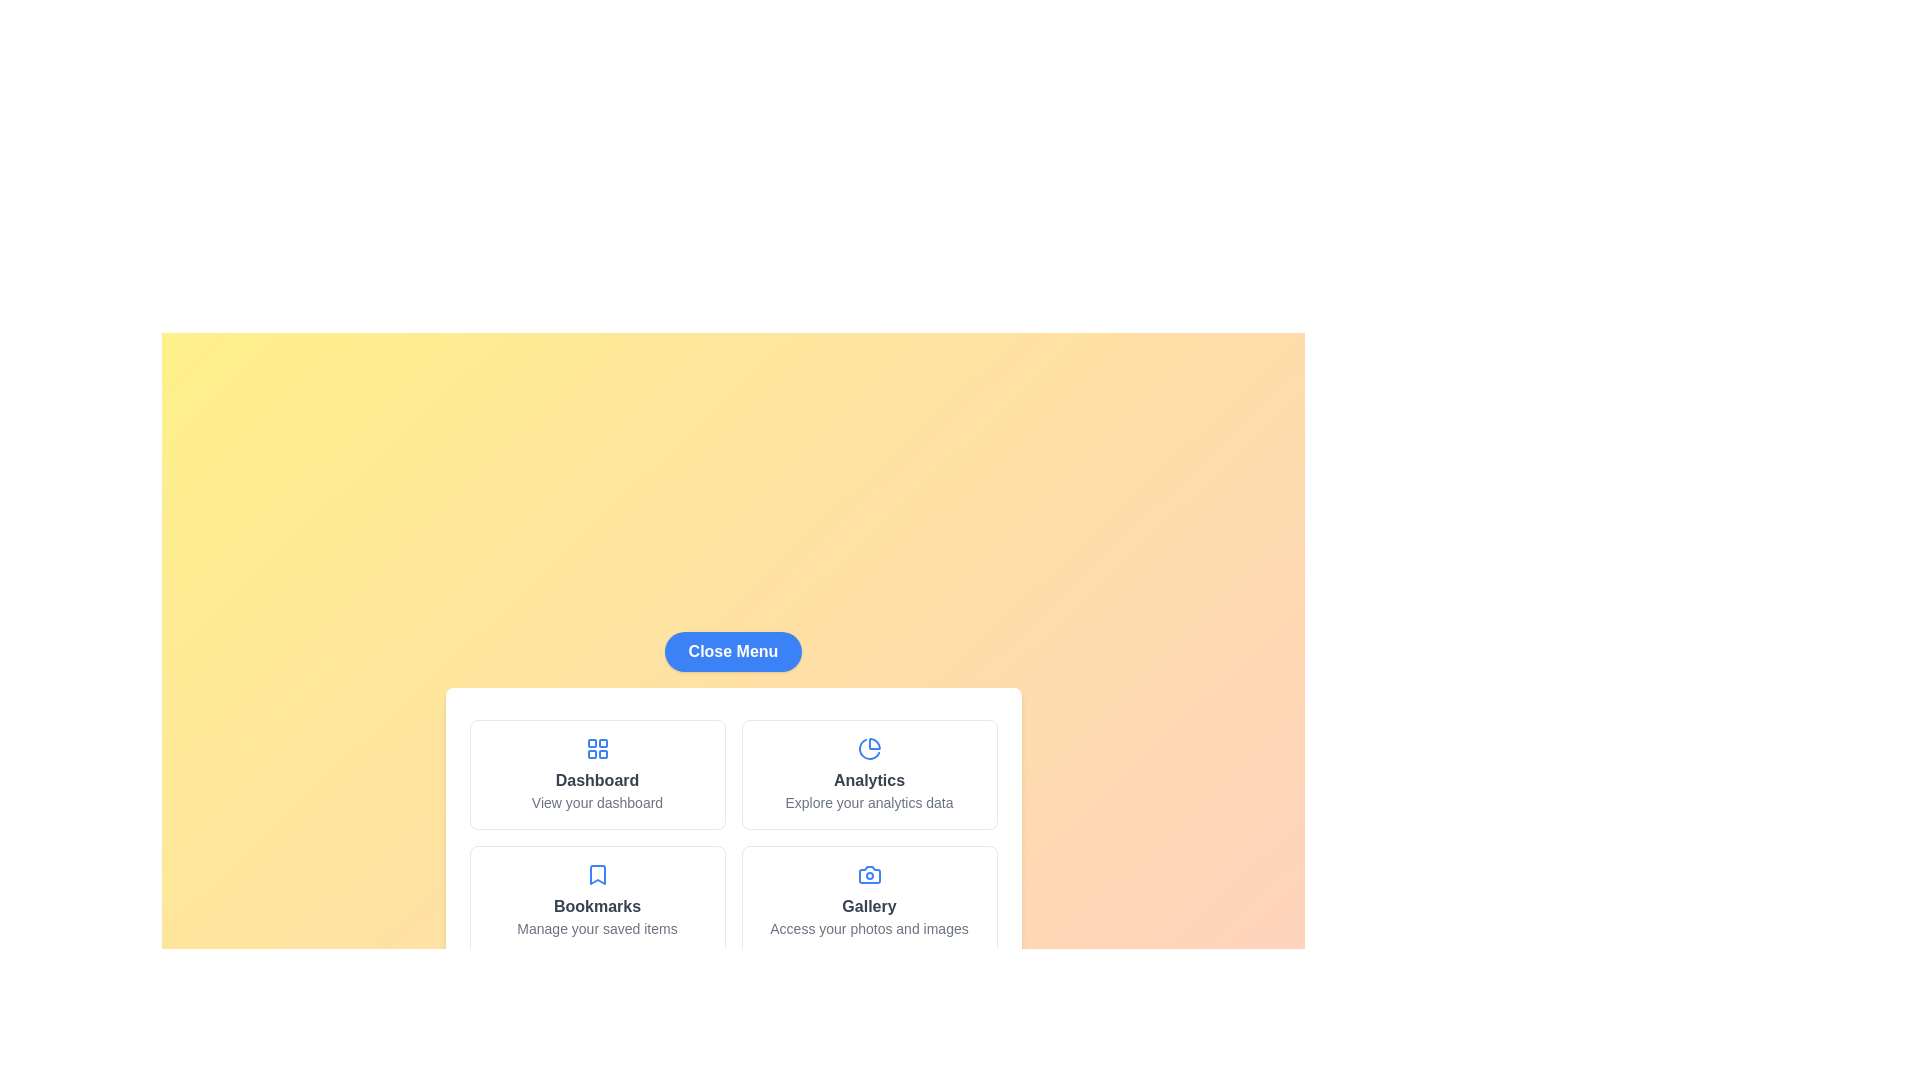 The image size is (1920, 1080). Describe the element at coordinates (869, 774) in the screenshot. I see `the menu item Analytics` at that location.